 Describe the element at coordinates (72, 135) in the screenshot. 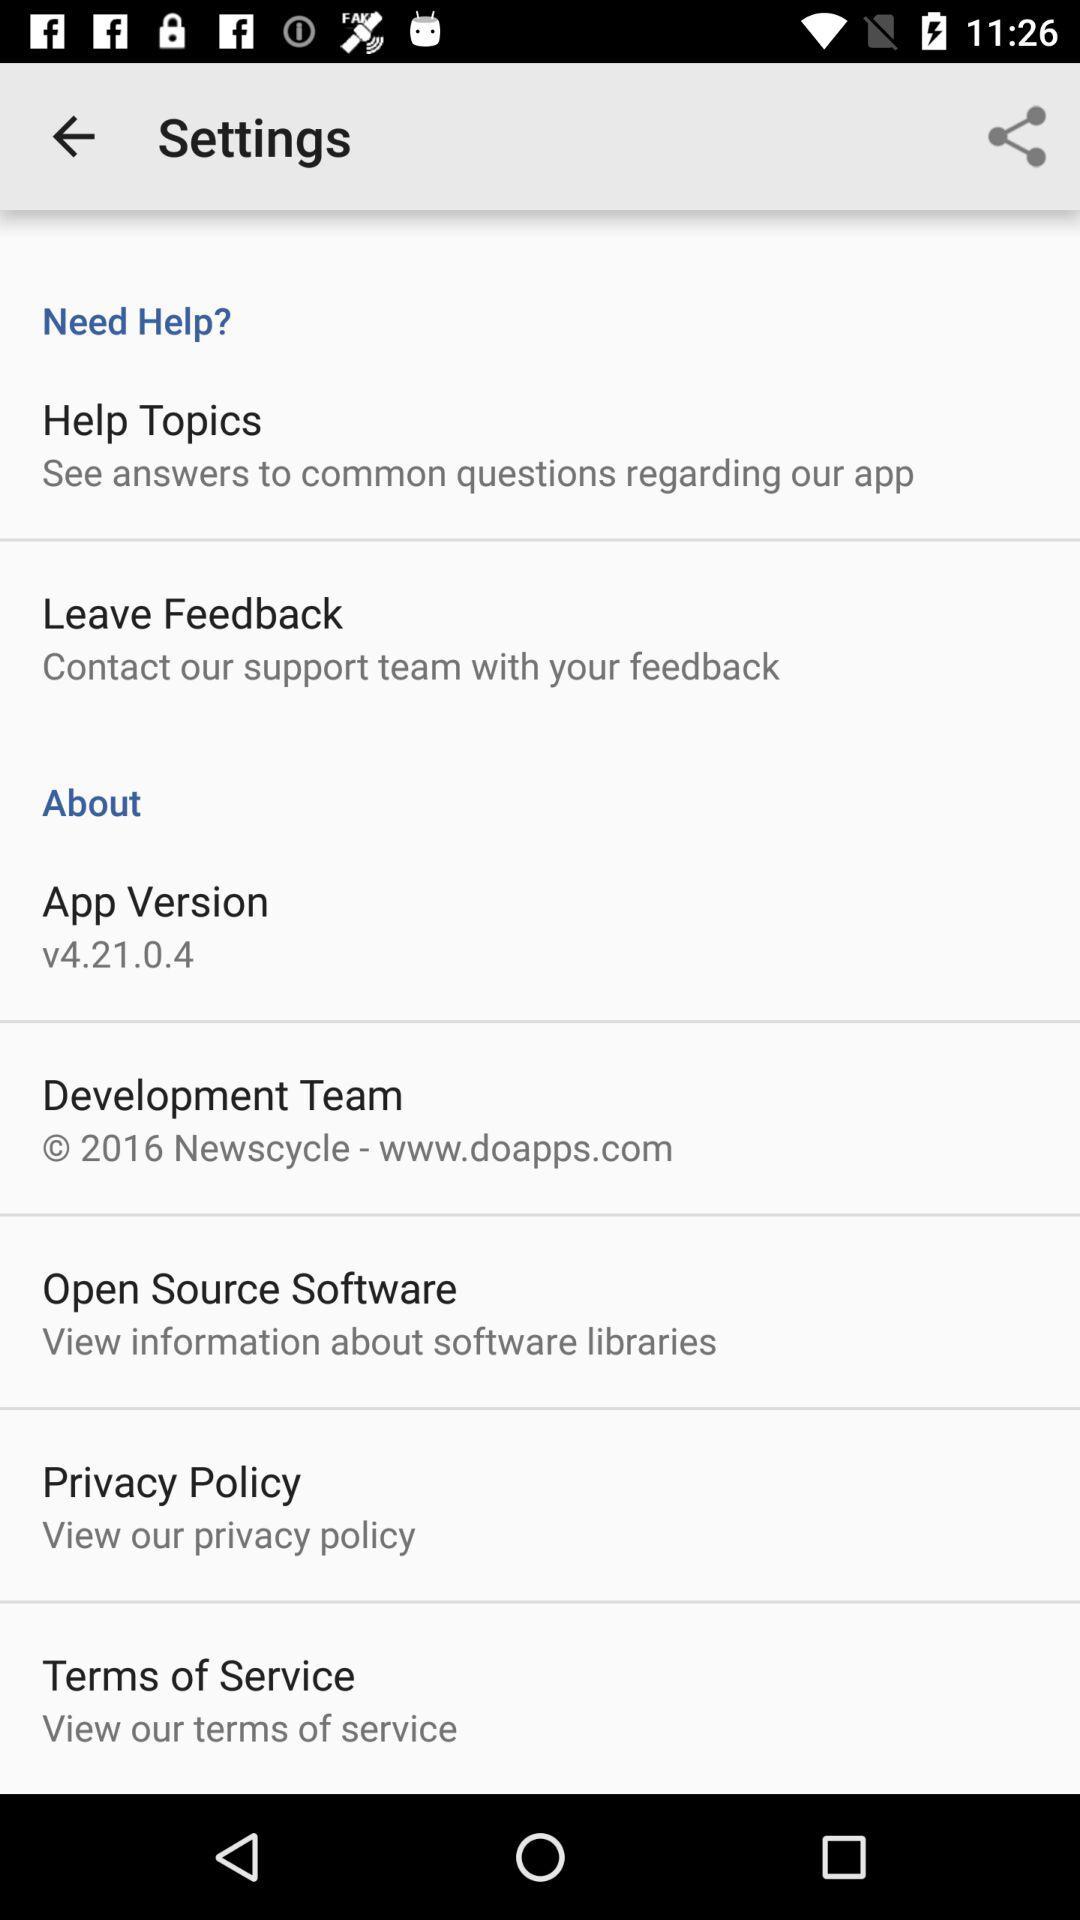

I see `item above need help? item` at that location.